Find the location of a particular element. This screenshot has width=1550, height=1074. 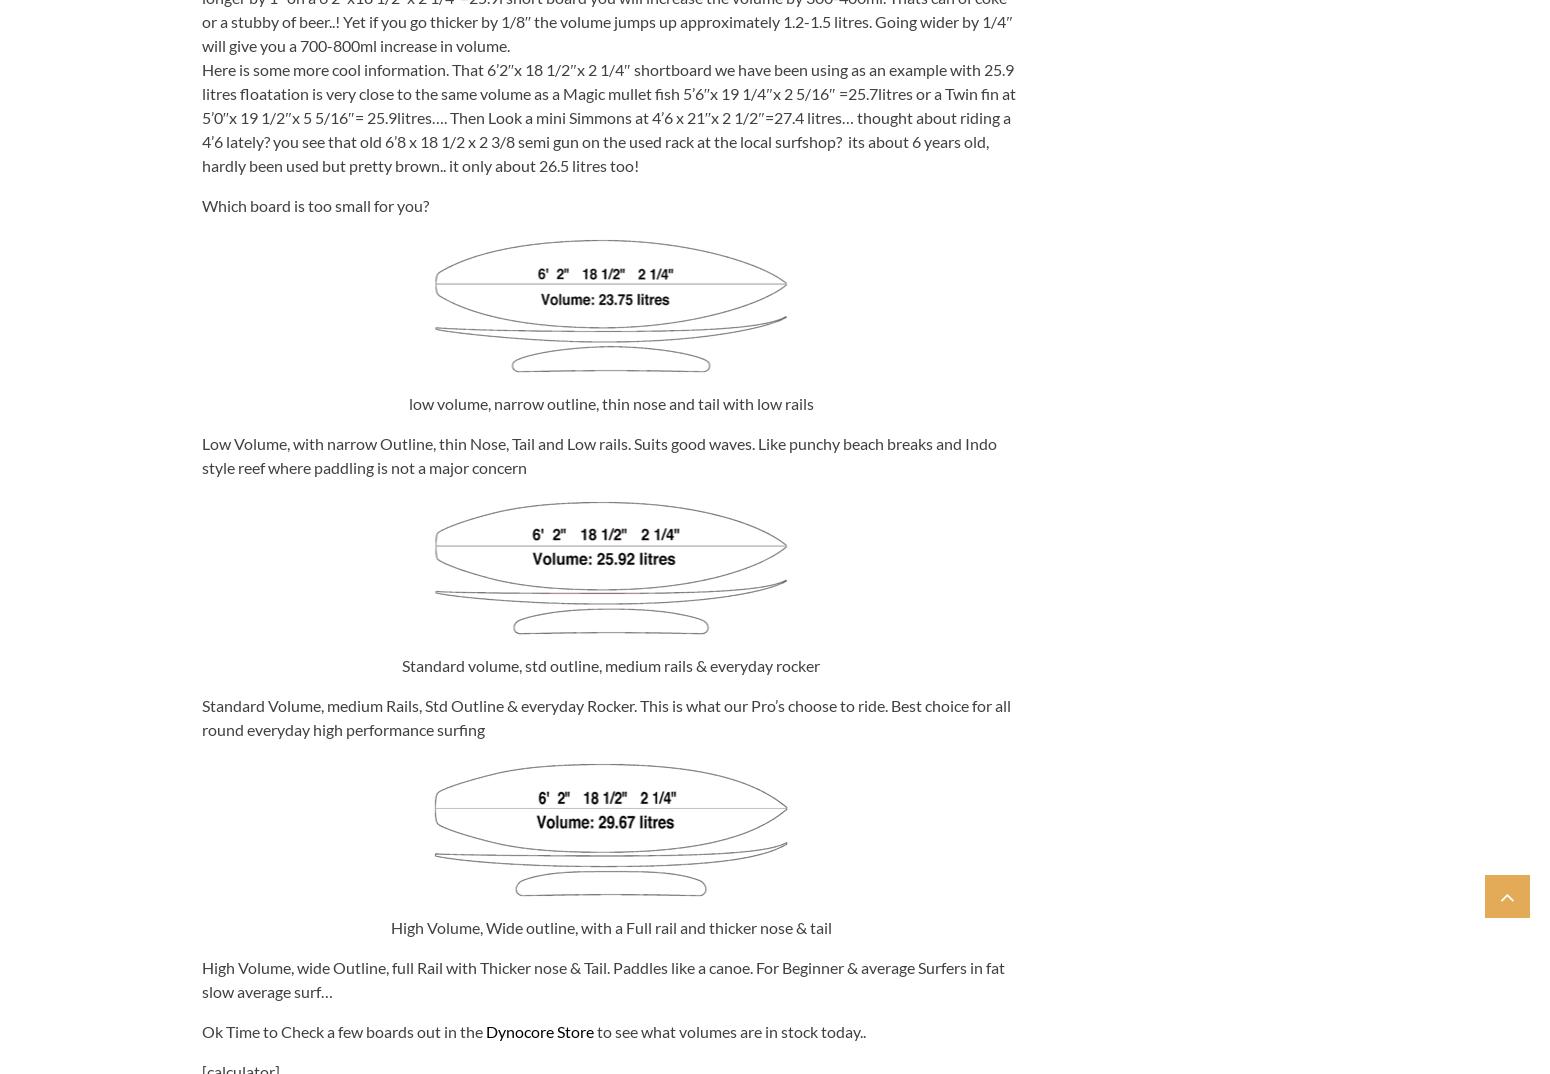

'to see what volumes are in stock today..' is located at coordinates (728, 1030).